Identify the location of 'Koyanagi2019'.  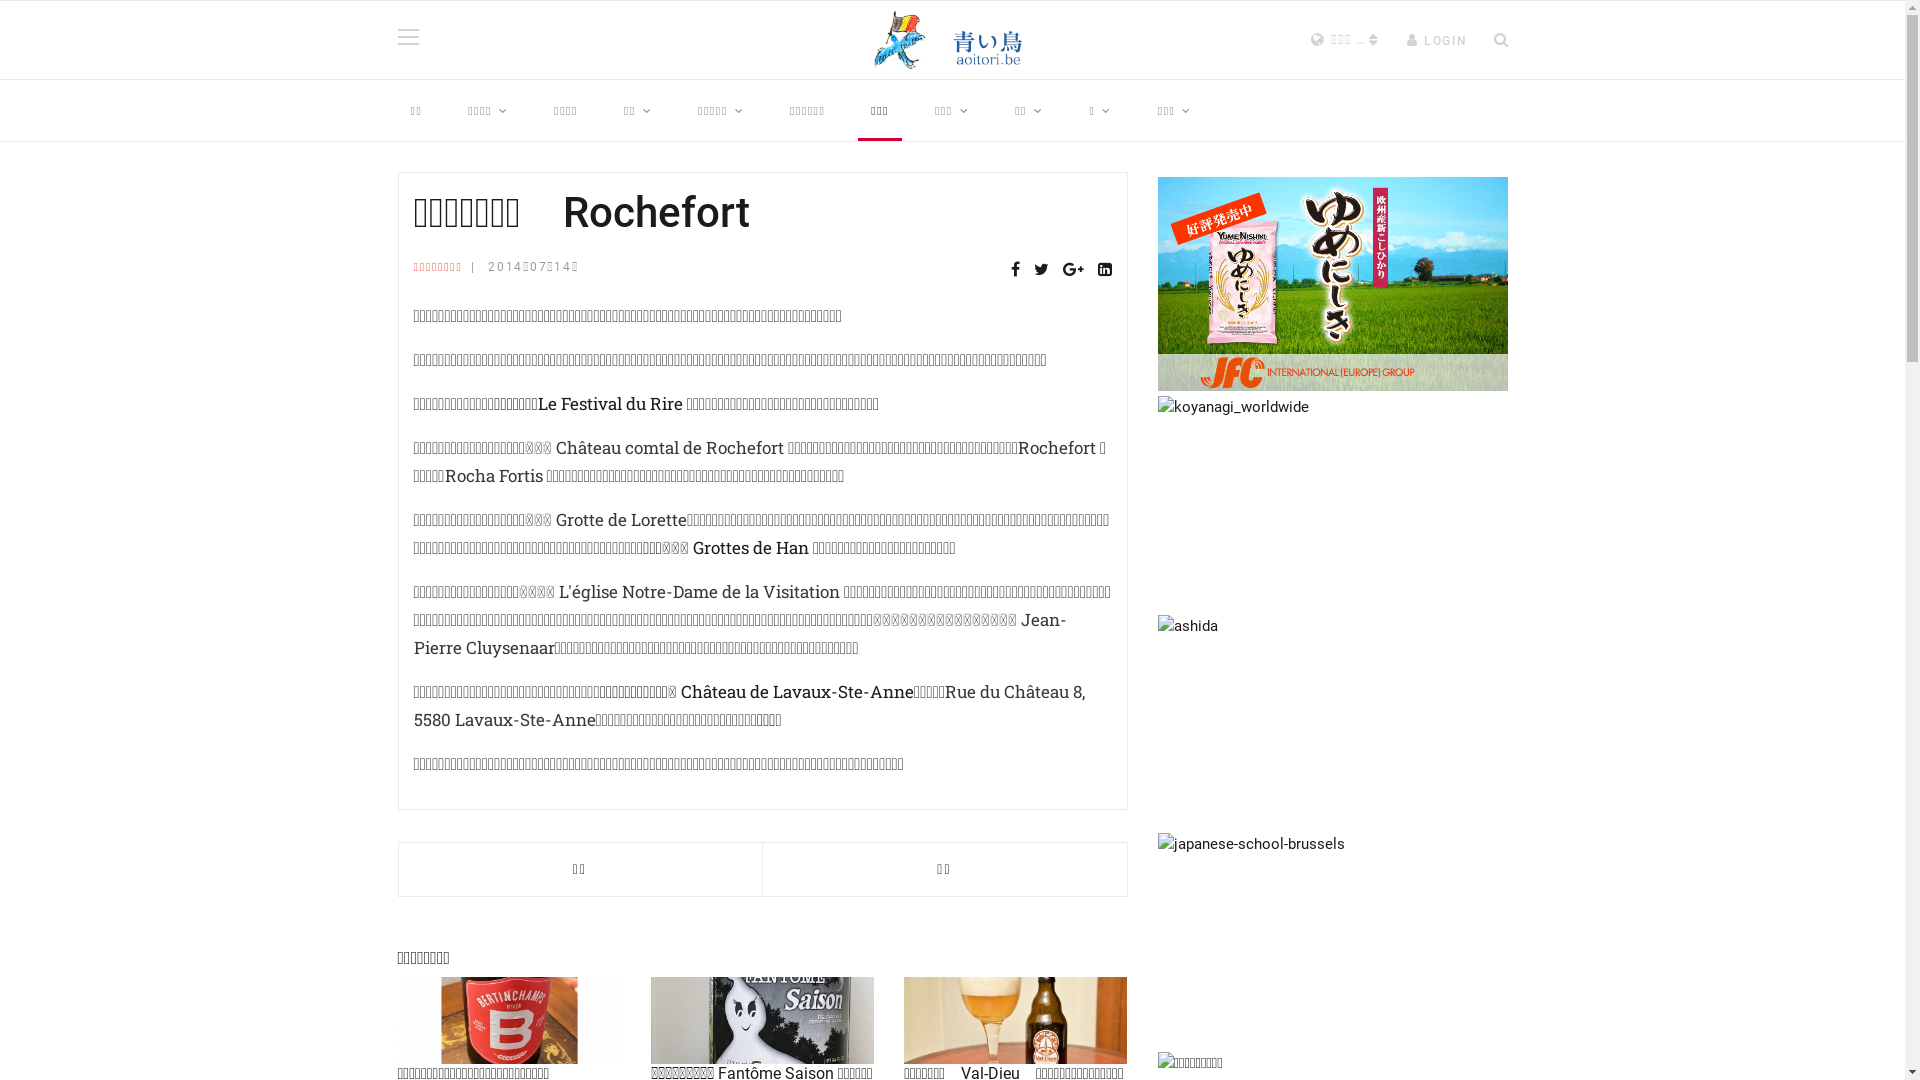
(1333, 501).